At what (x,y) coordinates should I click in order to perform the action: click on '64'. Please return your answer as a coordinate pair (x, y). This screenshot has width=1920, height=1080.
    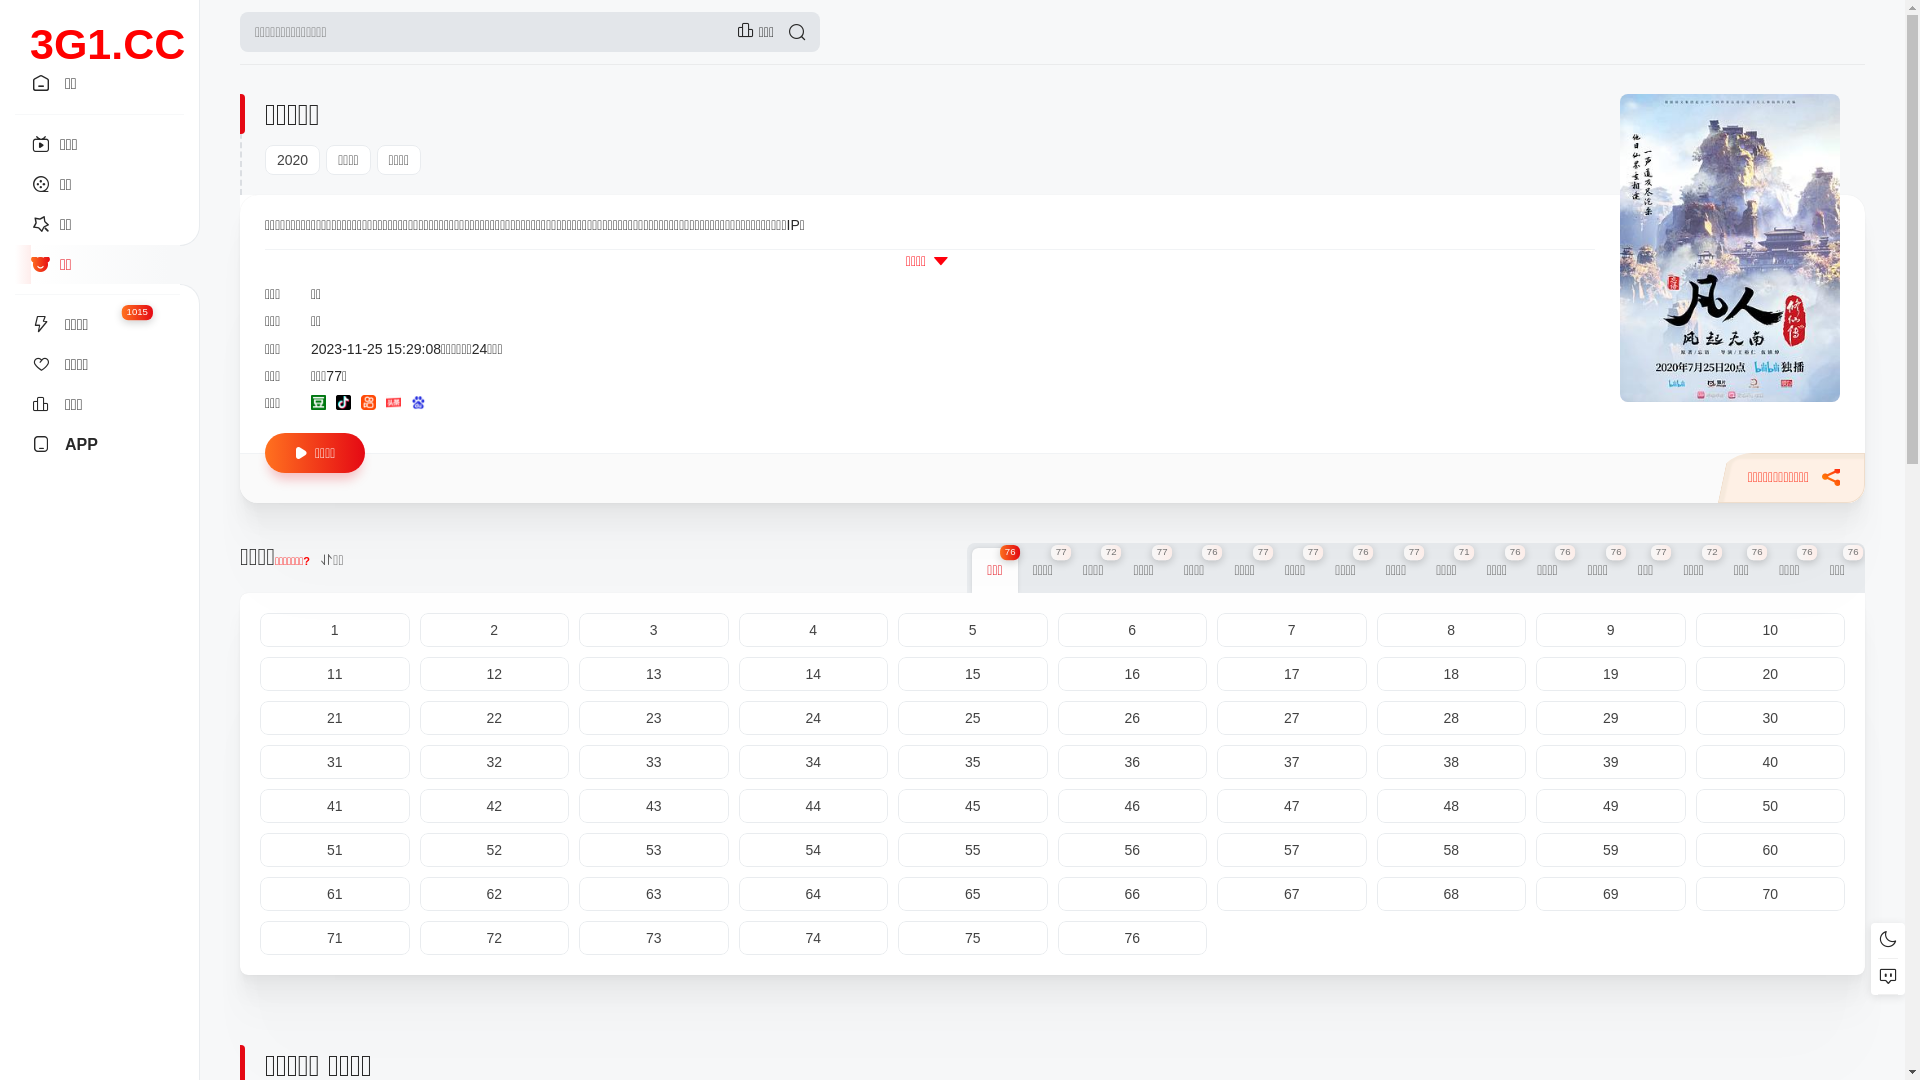
    Looking at the image, I should click on (812, 893).